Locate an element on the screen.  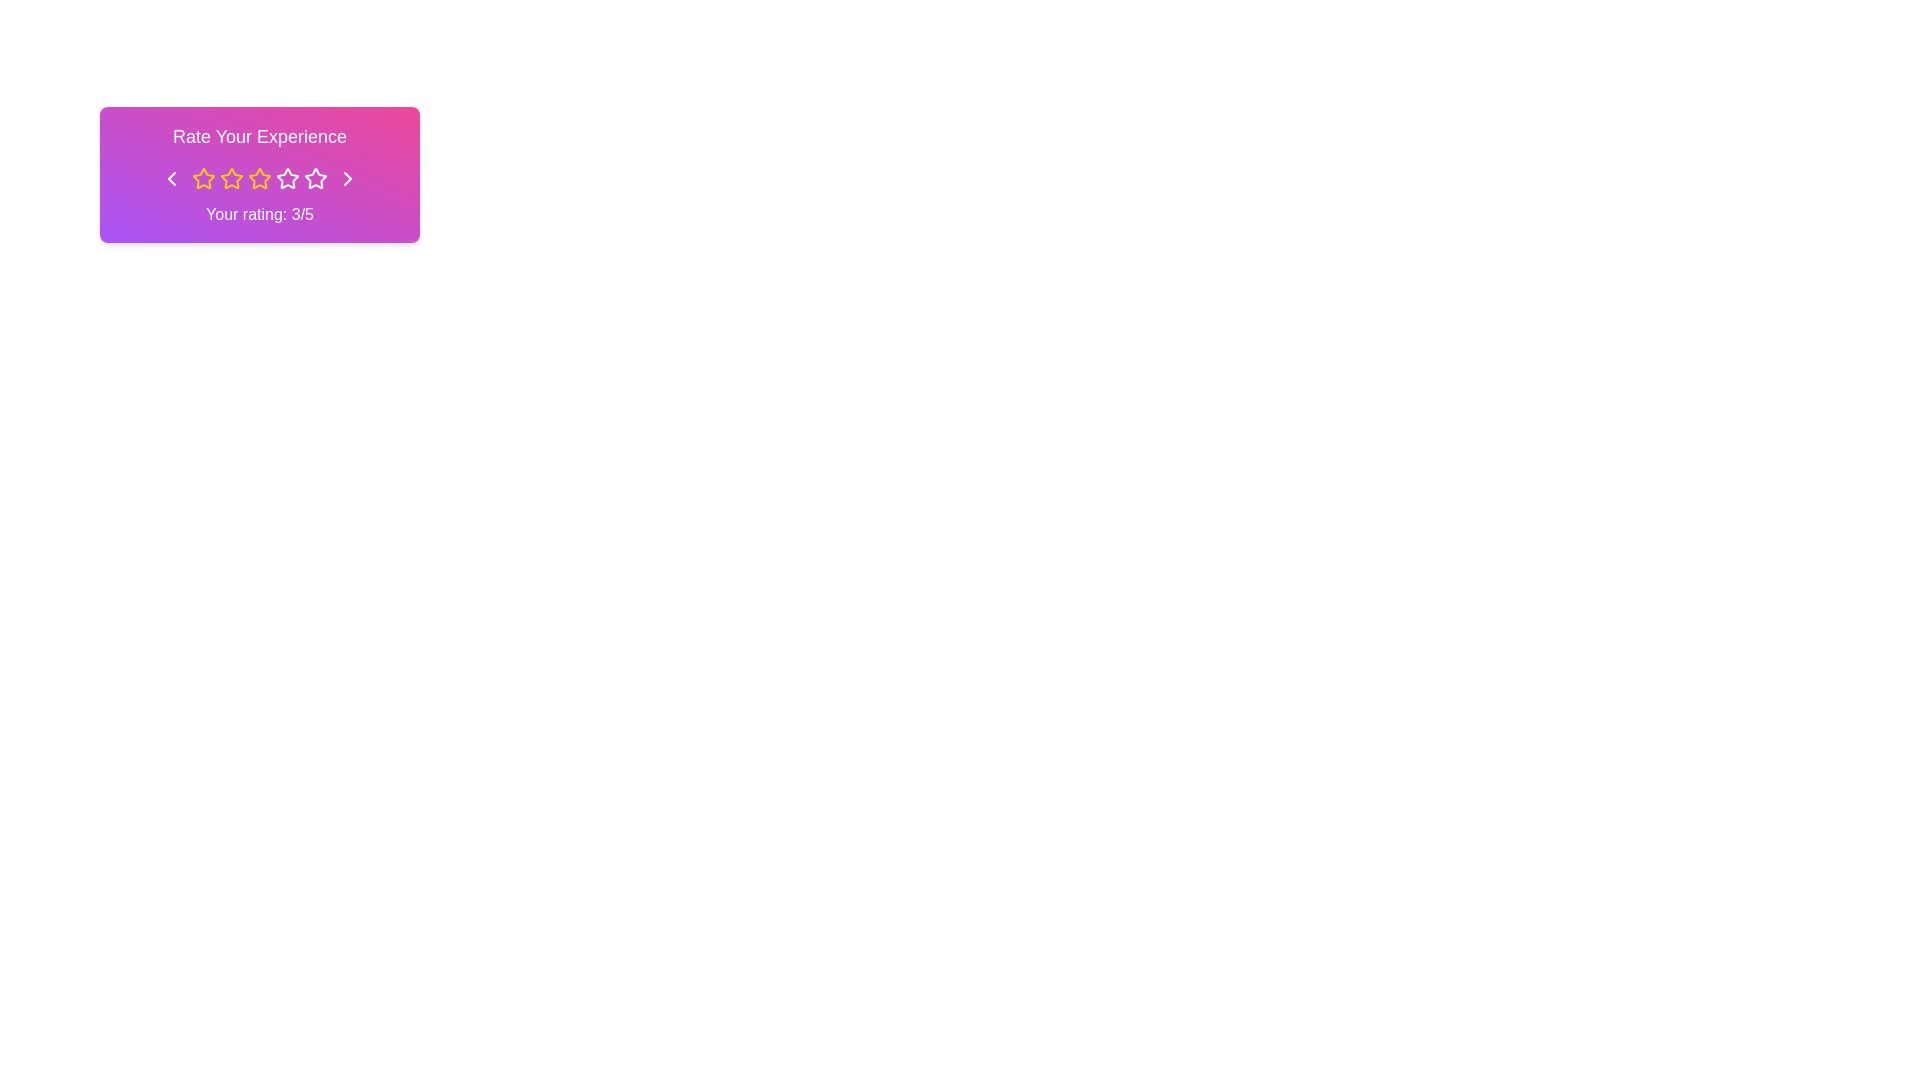
the forward navigation icon, which is the second arrow in a row of interactive components, positioned to the right of the left-chevron arrow and adjacent to the rating stars is located at coordinates (347, 177).